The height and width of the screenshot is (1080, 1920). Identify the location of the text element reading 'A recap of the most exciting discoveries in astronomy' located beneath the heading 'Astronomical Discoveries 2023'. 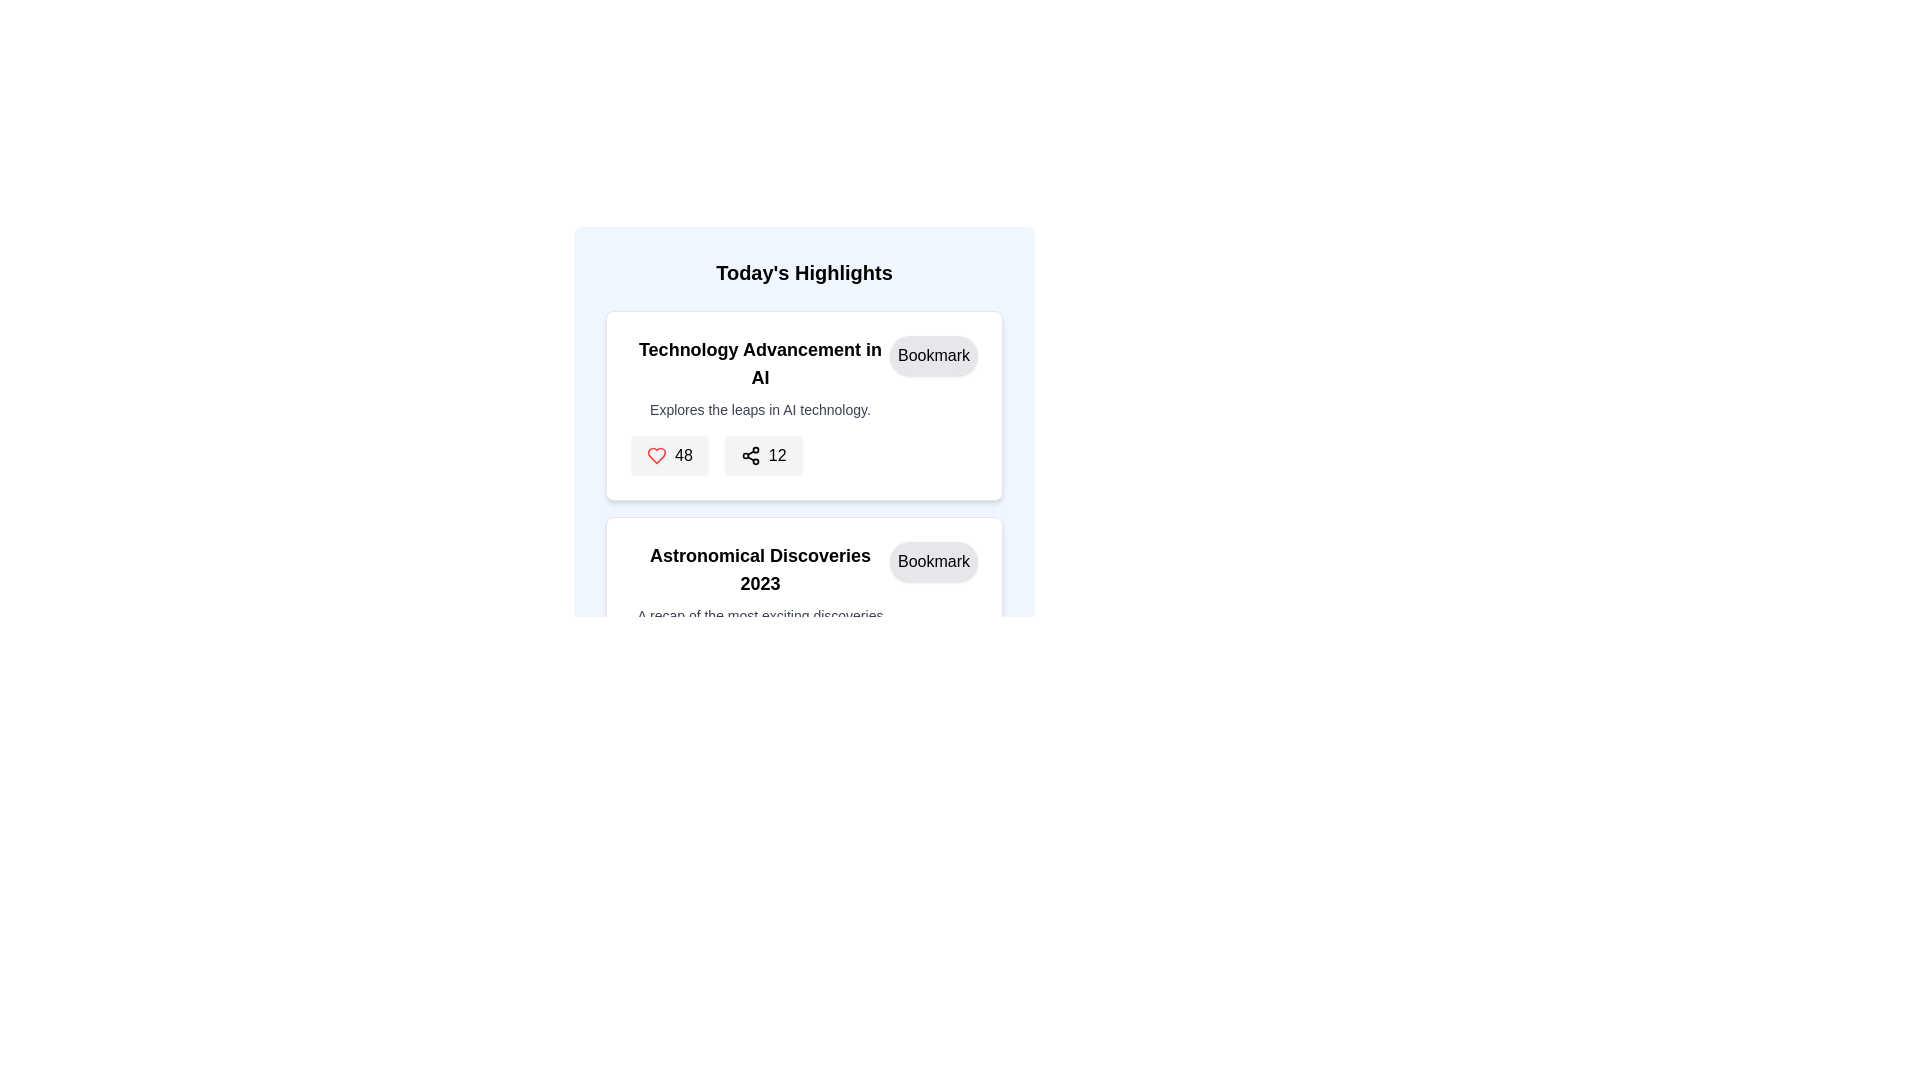
(759, 624).